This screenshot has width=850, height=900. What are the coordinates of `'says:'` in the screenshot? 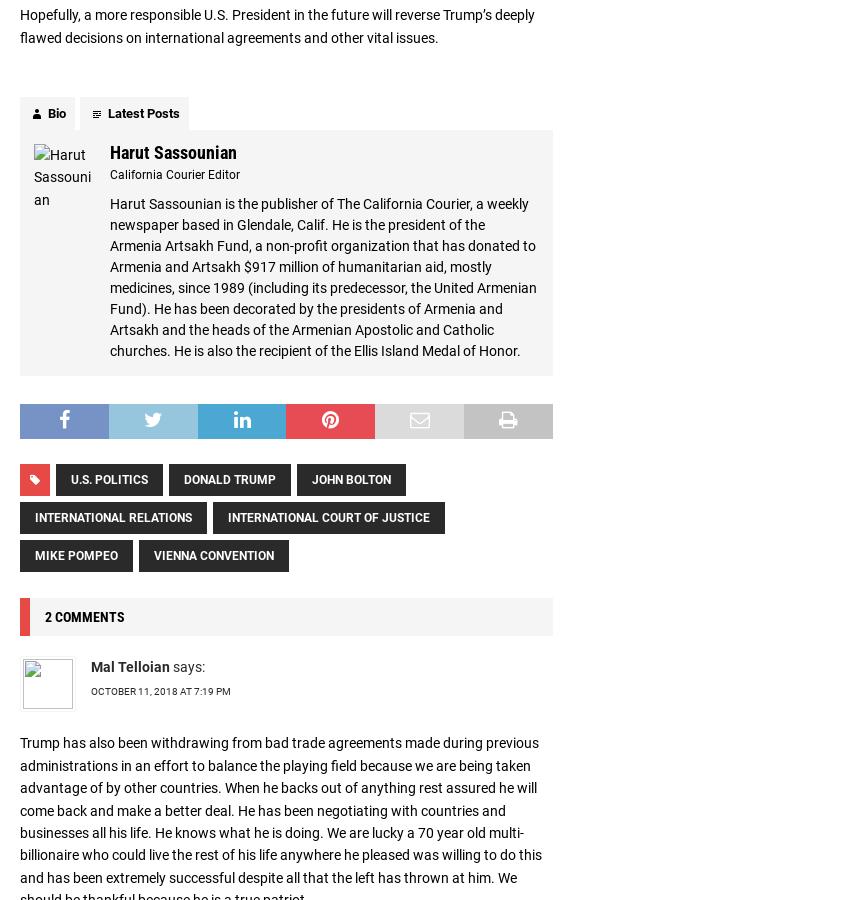 It's located at (171, 666).